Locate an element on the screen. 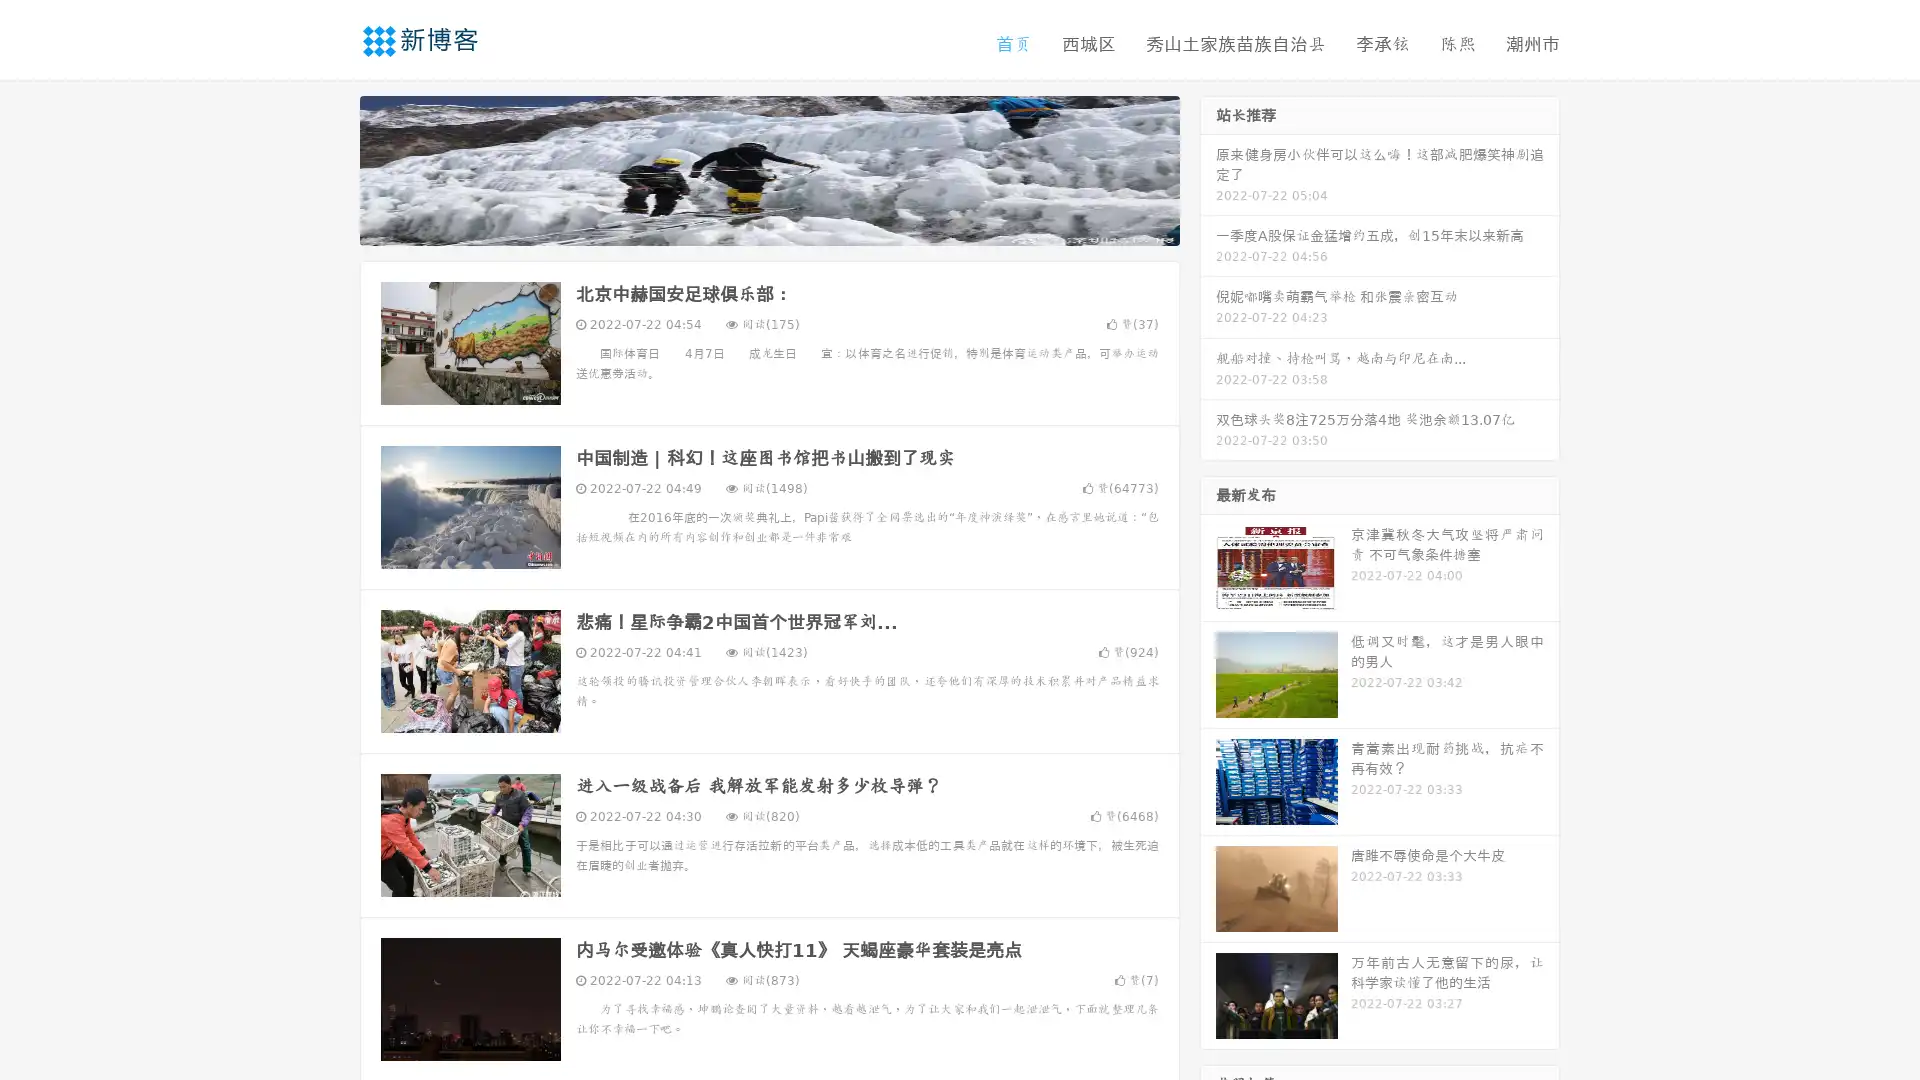 The height and width of the screenshot is (1080, 1920). Previous slide is located at coordinates (330, 168).